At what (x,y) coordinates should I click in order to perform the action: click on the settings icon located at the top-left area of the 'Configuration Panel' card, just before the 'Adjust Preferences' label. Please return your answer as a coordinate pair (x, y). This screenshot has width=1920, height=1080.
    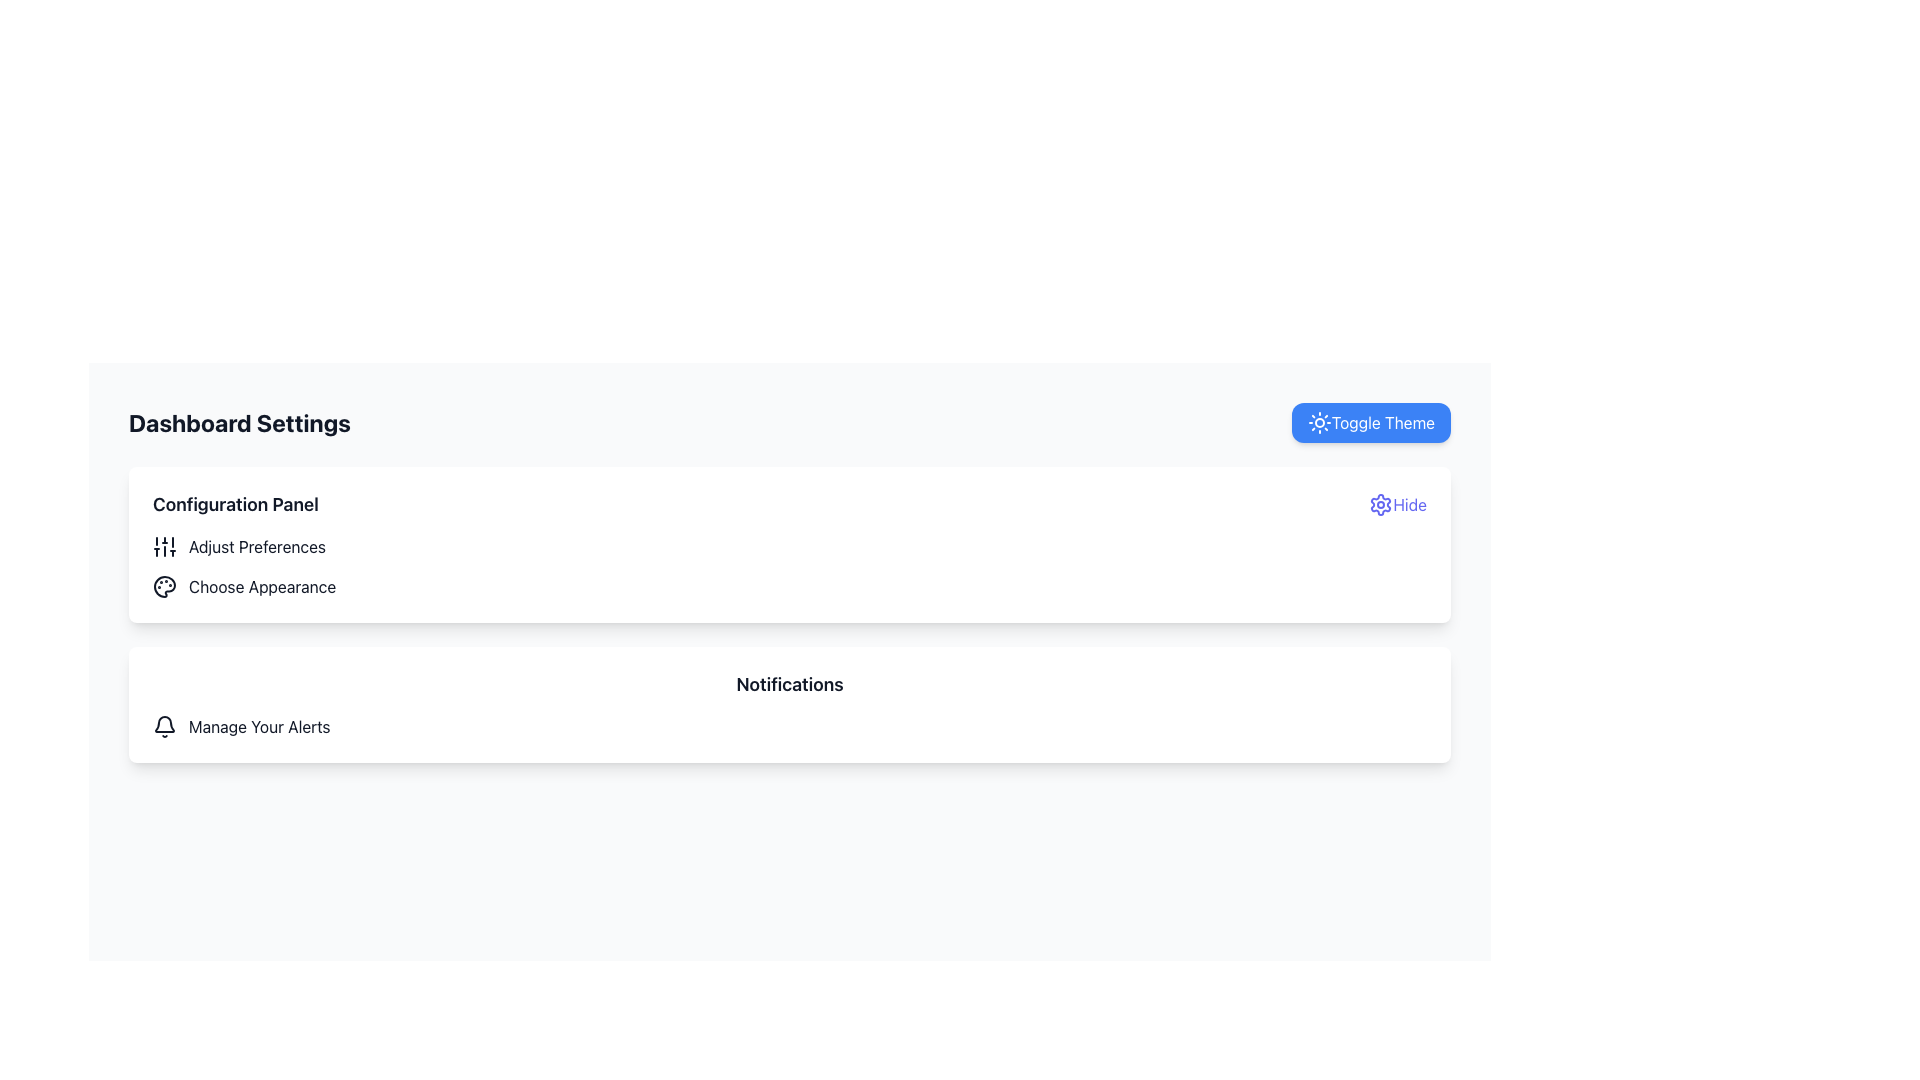
    Looking at the image, I should click on (164, 547).